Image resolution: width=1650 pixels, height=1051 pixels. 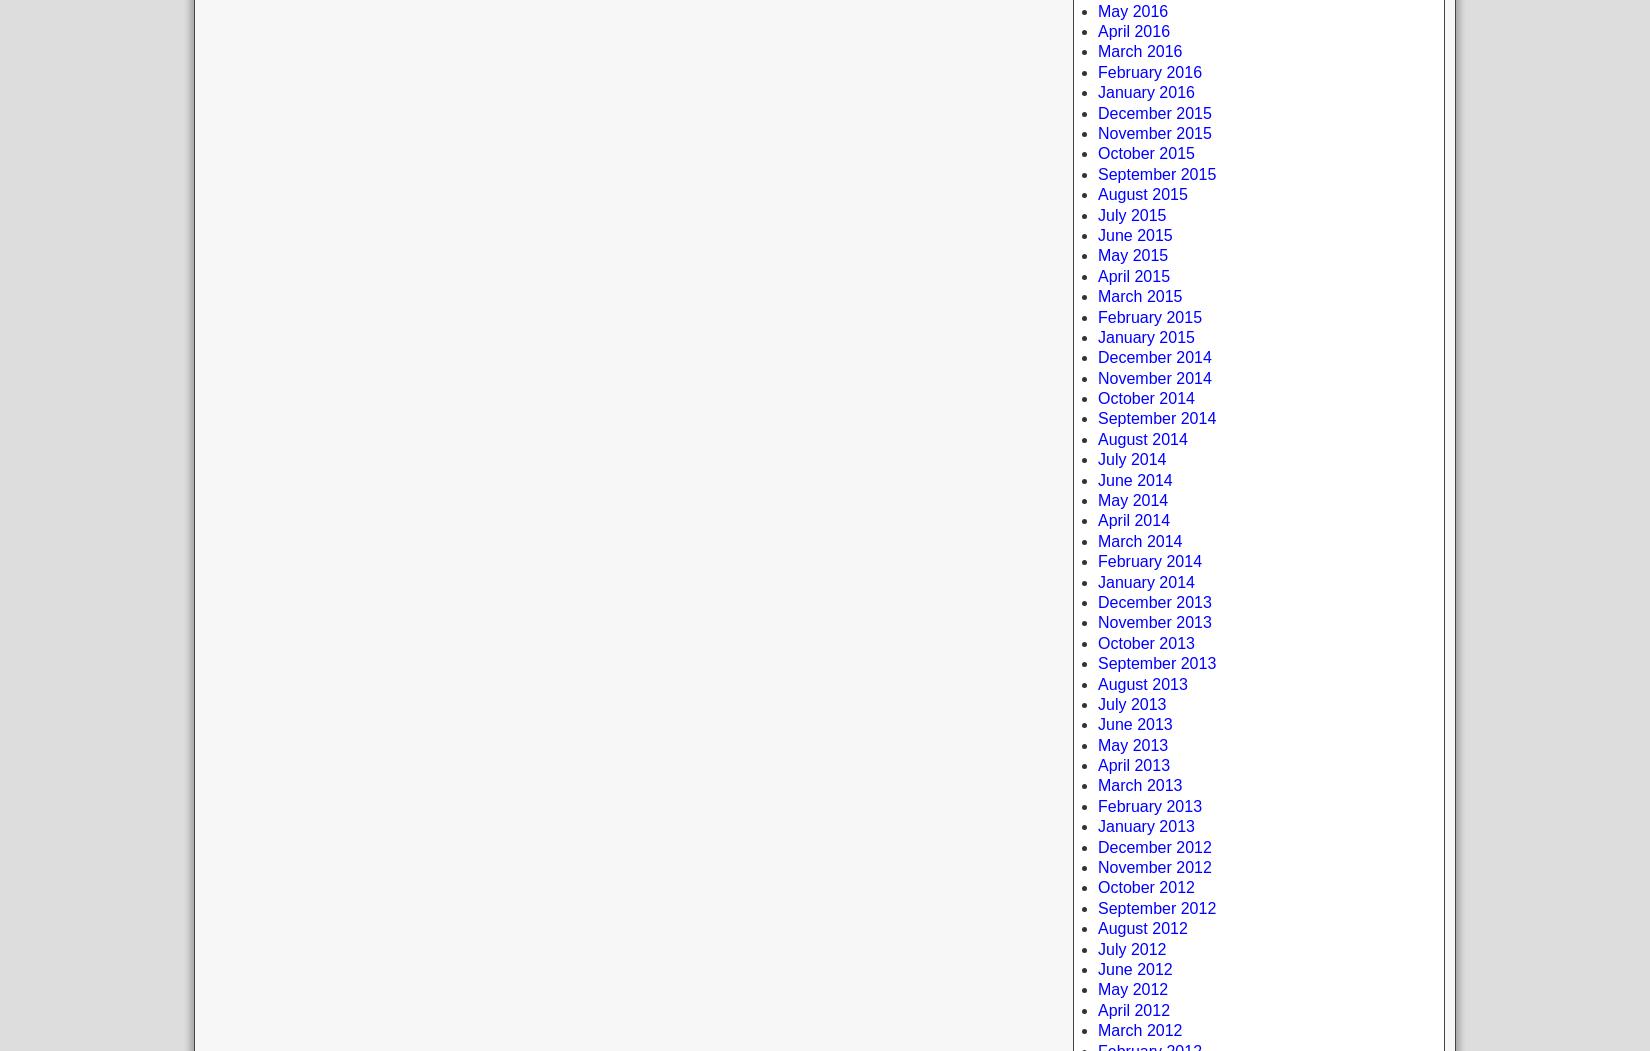 What do you see at coordinates (1135, 968) in the screenshot?
I see `'June 2012'` at bounding box center [1135, 968].